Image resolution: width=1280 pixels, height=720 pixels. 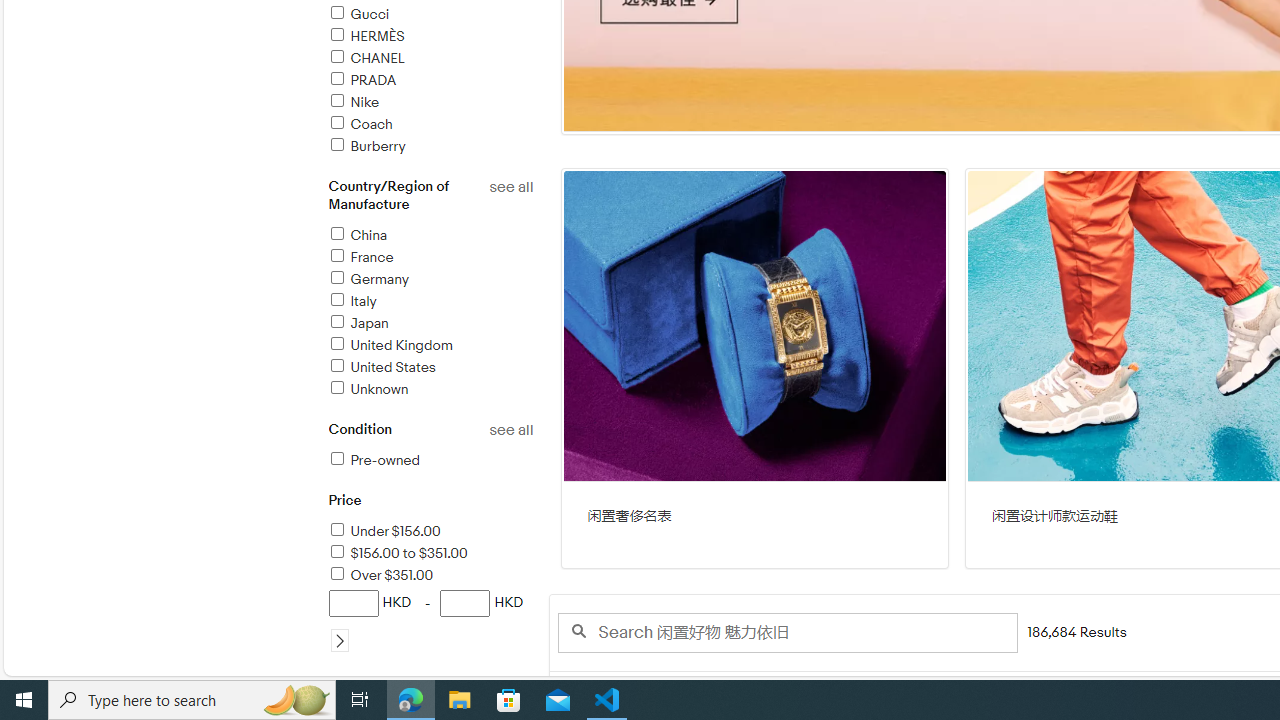 I want to click on 'Germany', so click(x=429, y=280).